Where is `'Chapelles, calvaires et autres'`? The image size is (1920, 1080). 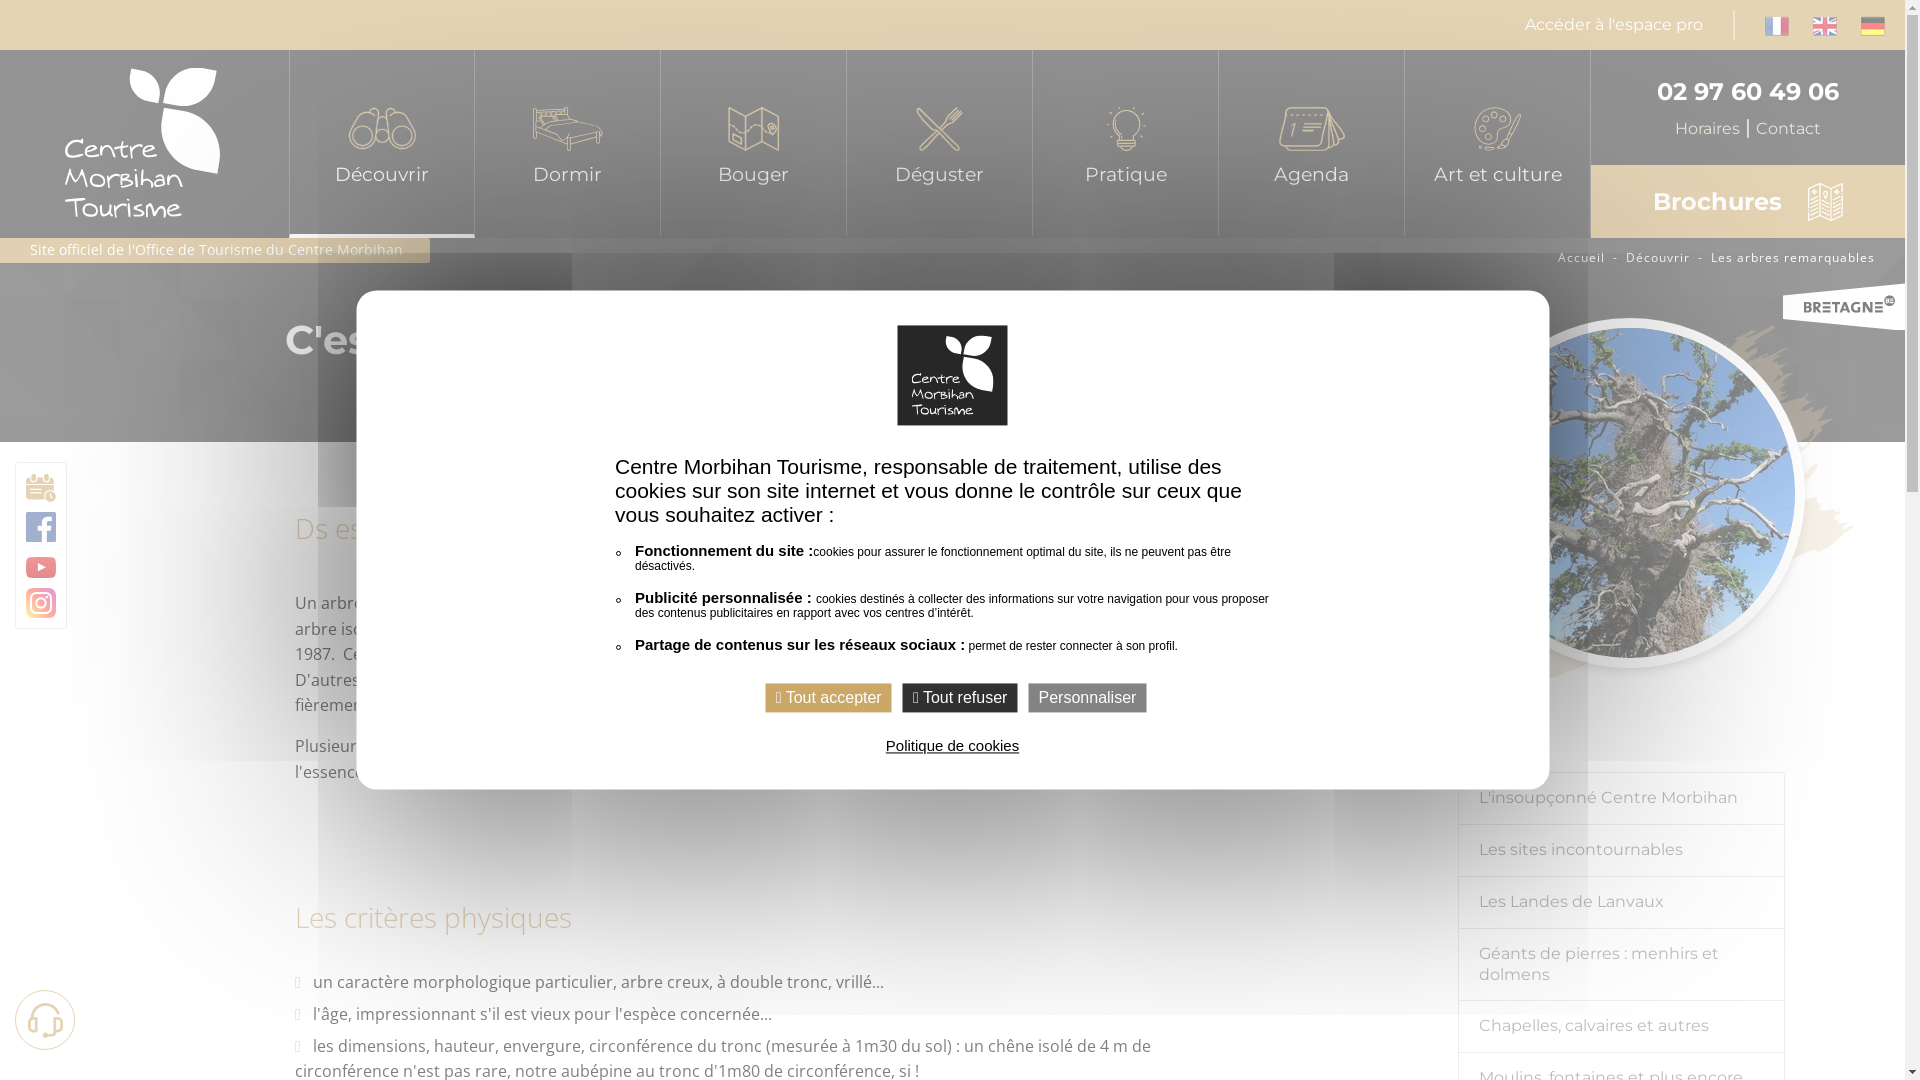
'Chapelles, calvaires et autres' is located at coordinates (1622, 1026).